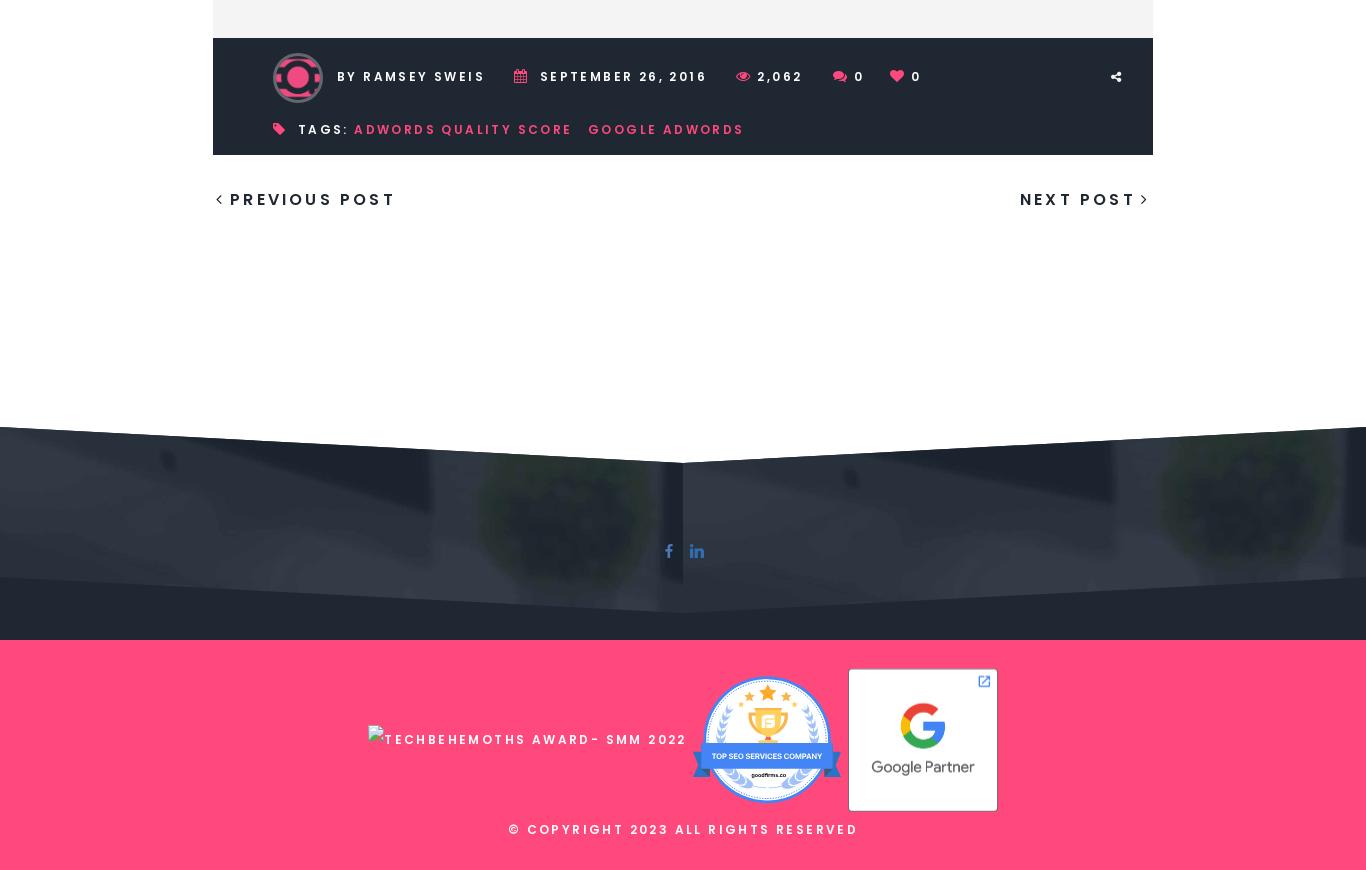  Describe the element at coordinates (757, 75) in the screenshot. I see `'2,062'` at that location.